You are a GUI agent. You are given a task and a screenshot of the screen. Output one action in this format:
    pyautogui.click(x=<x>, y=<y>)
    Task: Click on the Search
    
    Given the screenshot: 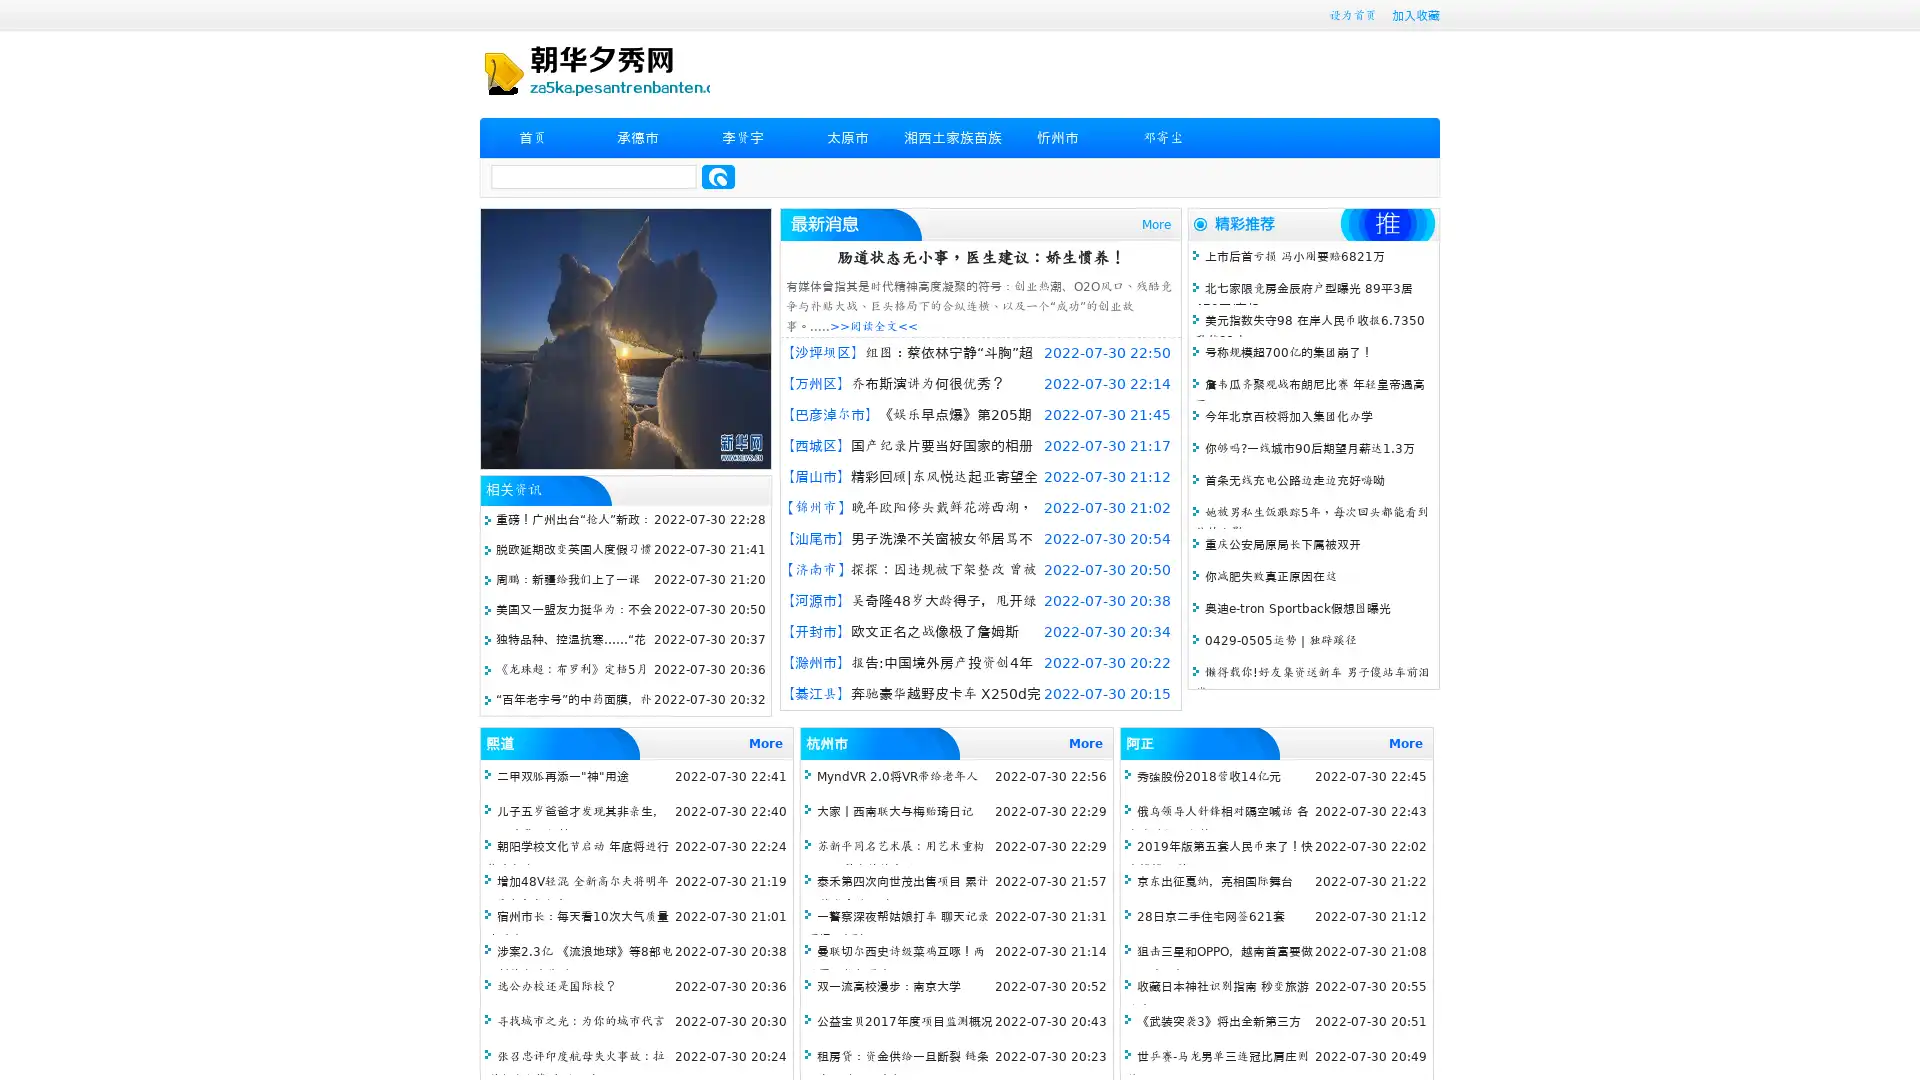 What is the action you would take?
    pyautogui.click(x=718, y=176)
    